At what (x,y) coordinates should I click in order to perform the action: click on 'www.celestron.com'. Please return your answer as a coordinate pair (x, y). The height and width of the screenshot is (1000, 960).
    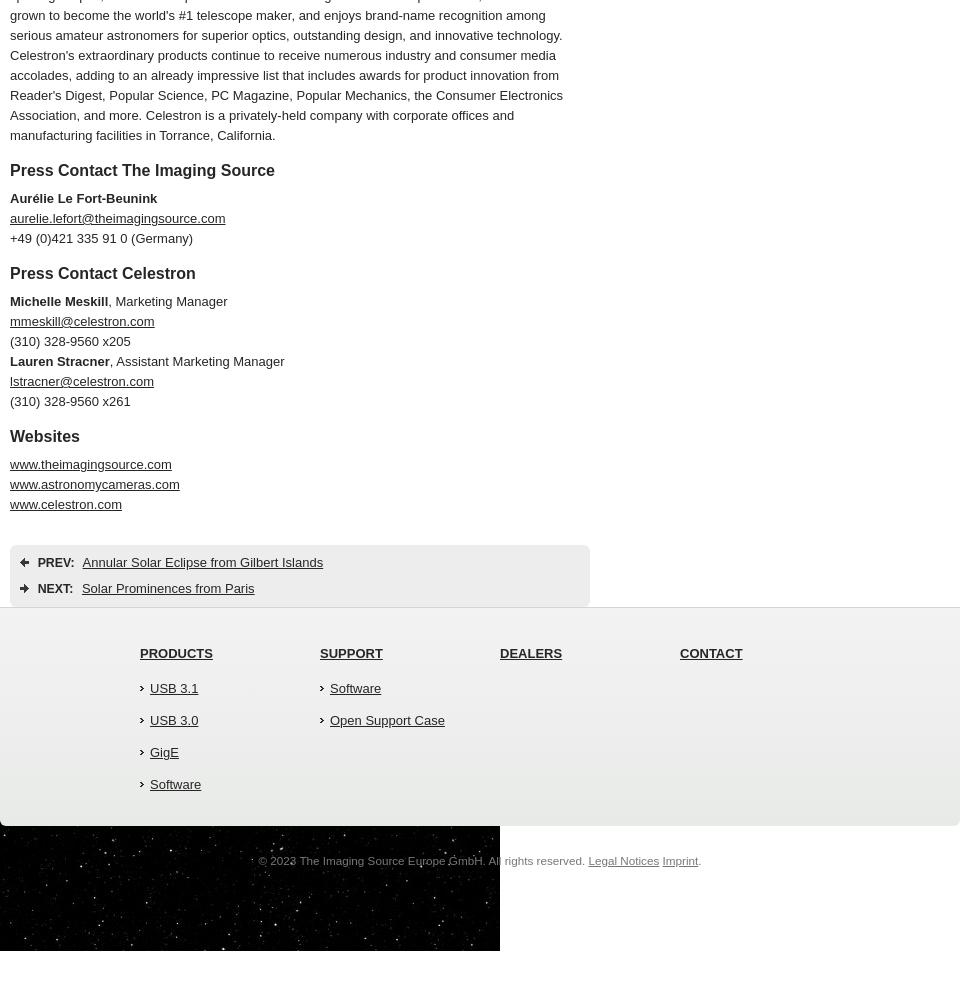
    Looking at the image, I should click on (65, 504).